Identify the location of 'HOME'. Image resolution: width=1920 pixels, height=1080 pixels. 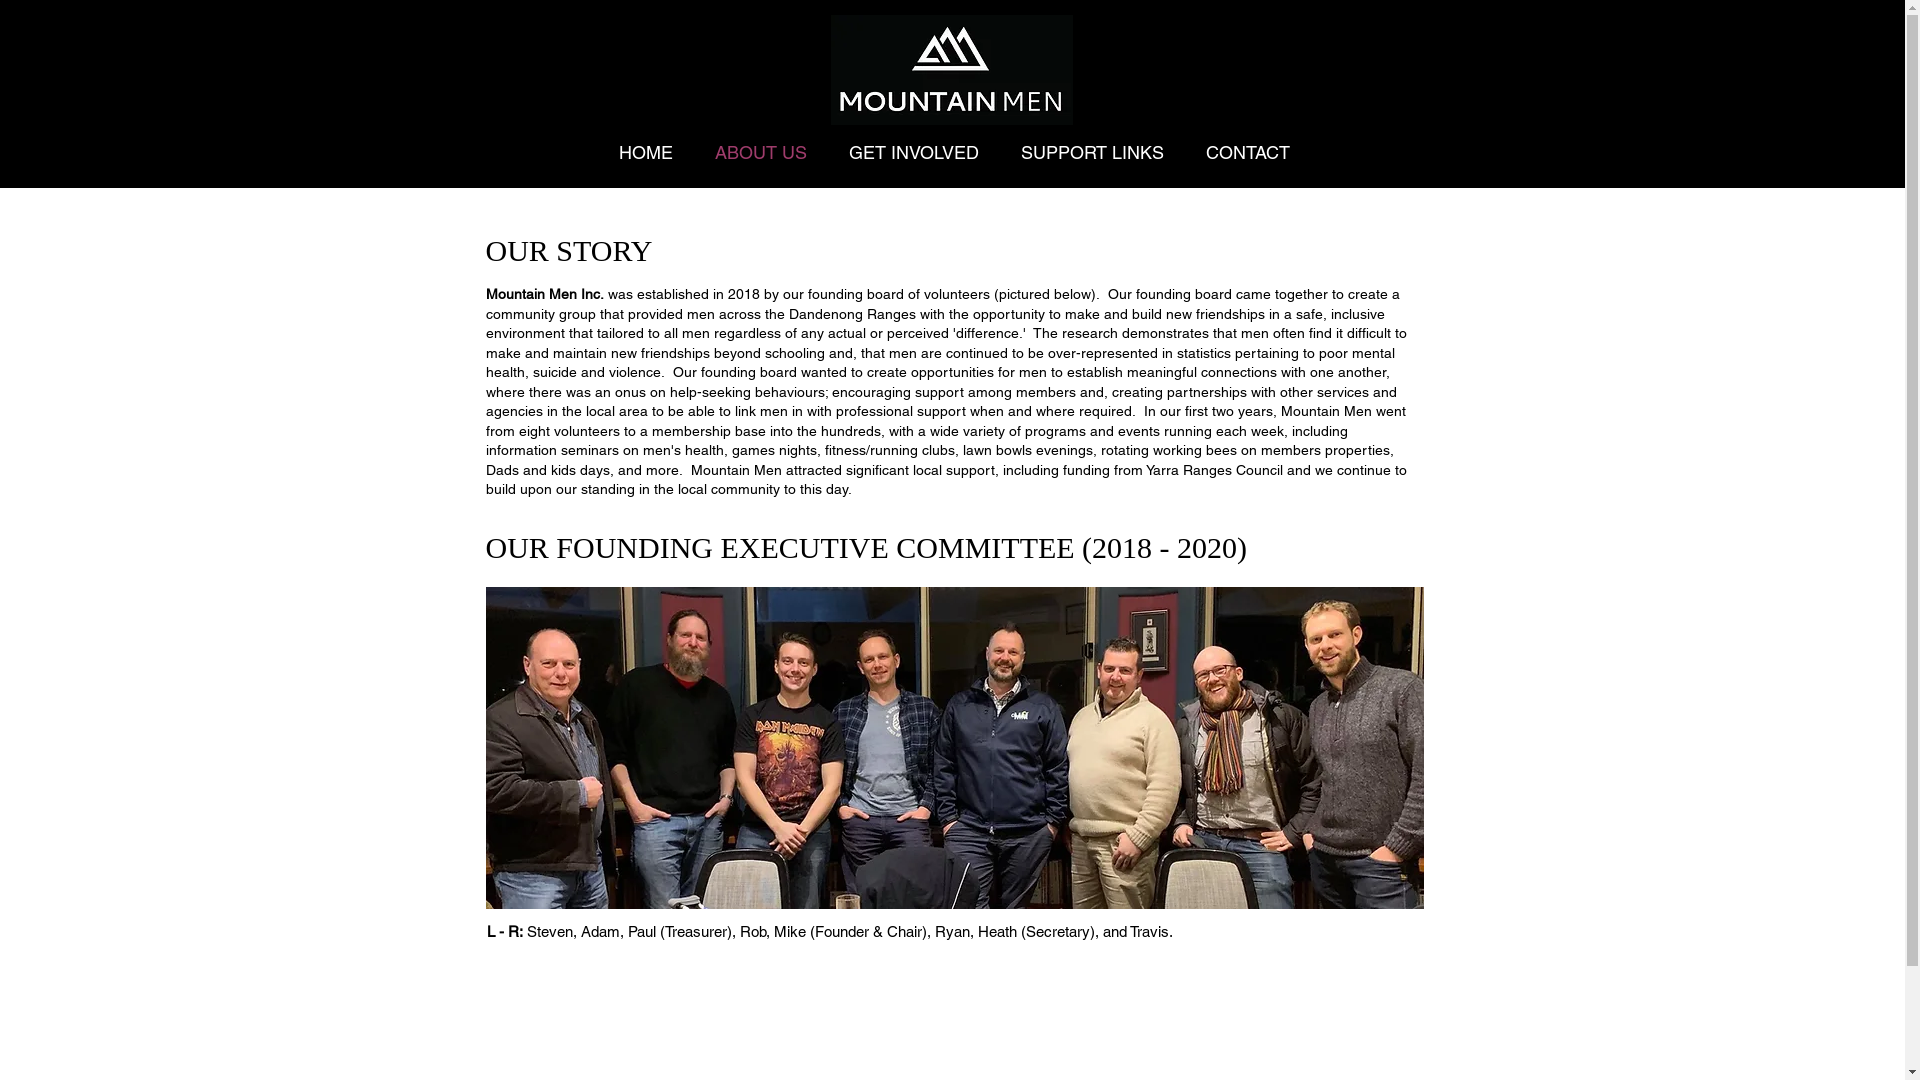
(646, 151).